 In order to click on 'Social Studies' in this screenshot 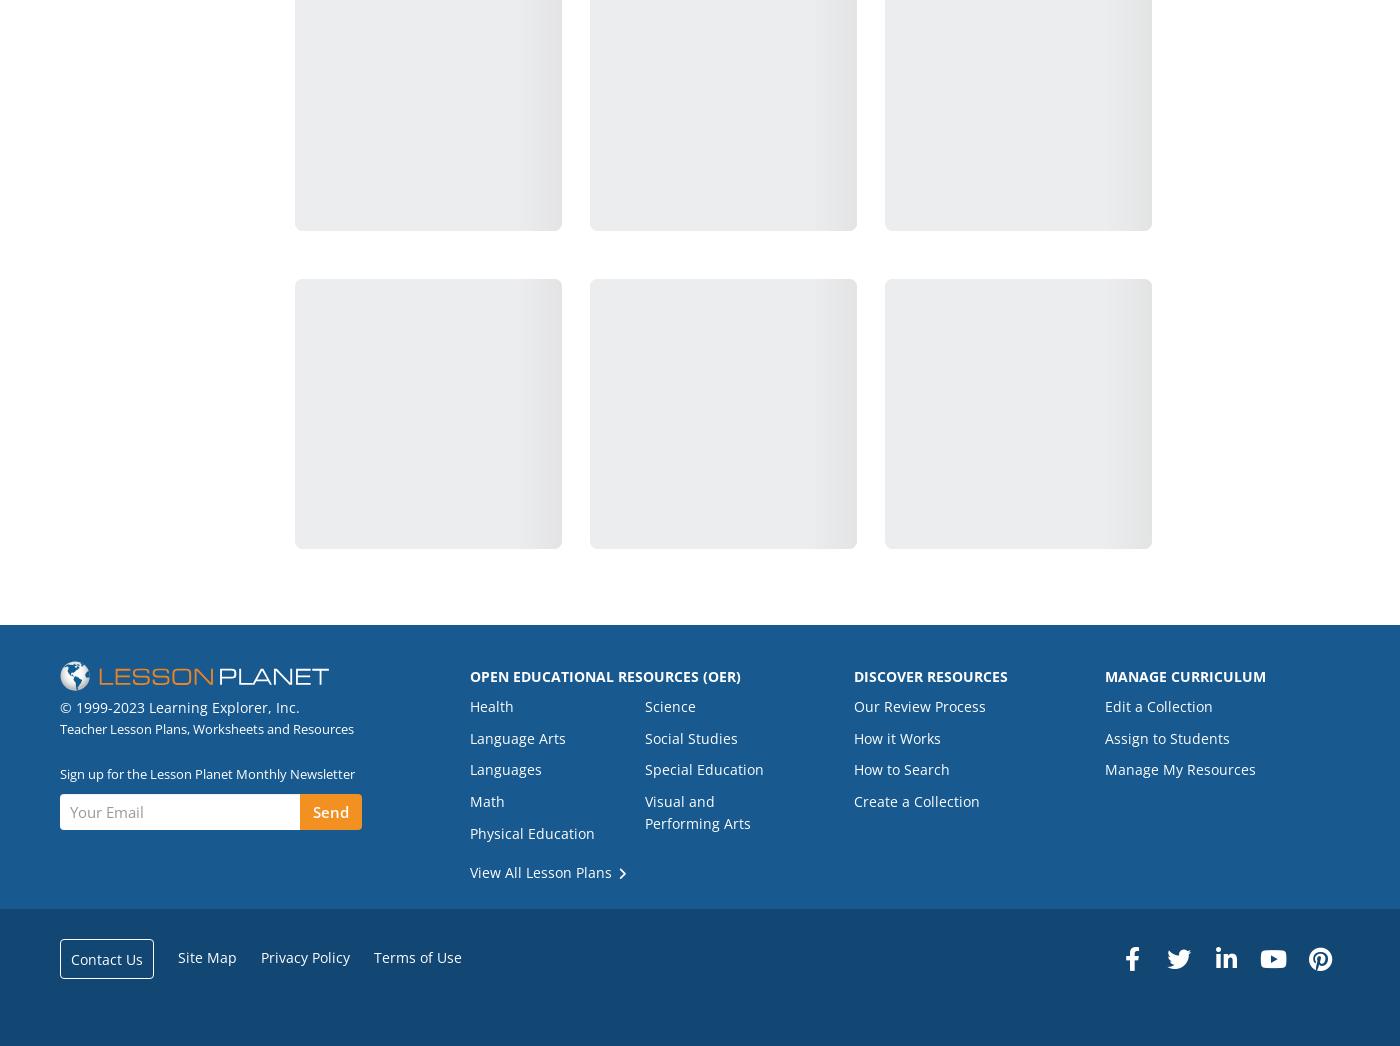, I will do `click(690, 736)`.